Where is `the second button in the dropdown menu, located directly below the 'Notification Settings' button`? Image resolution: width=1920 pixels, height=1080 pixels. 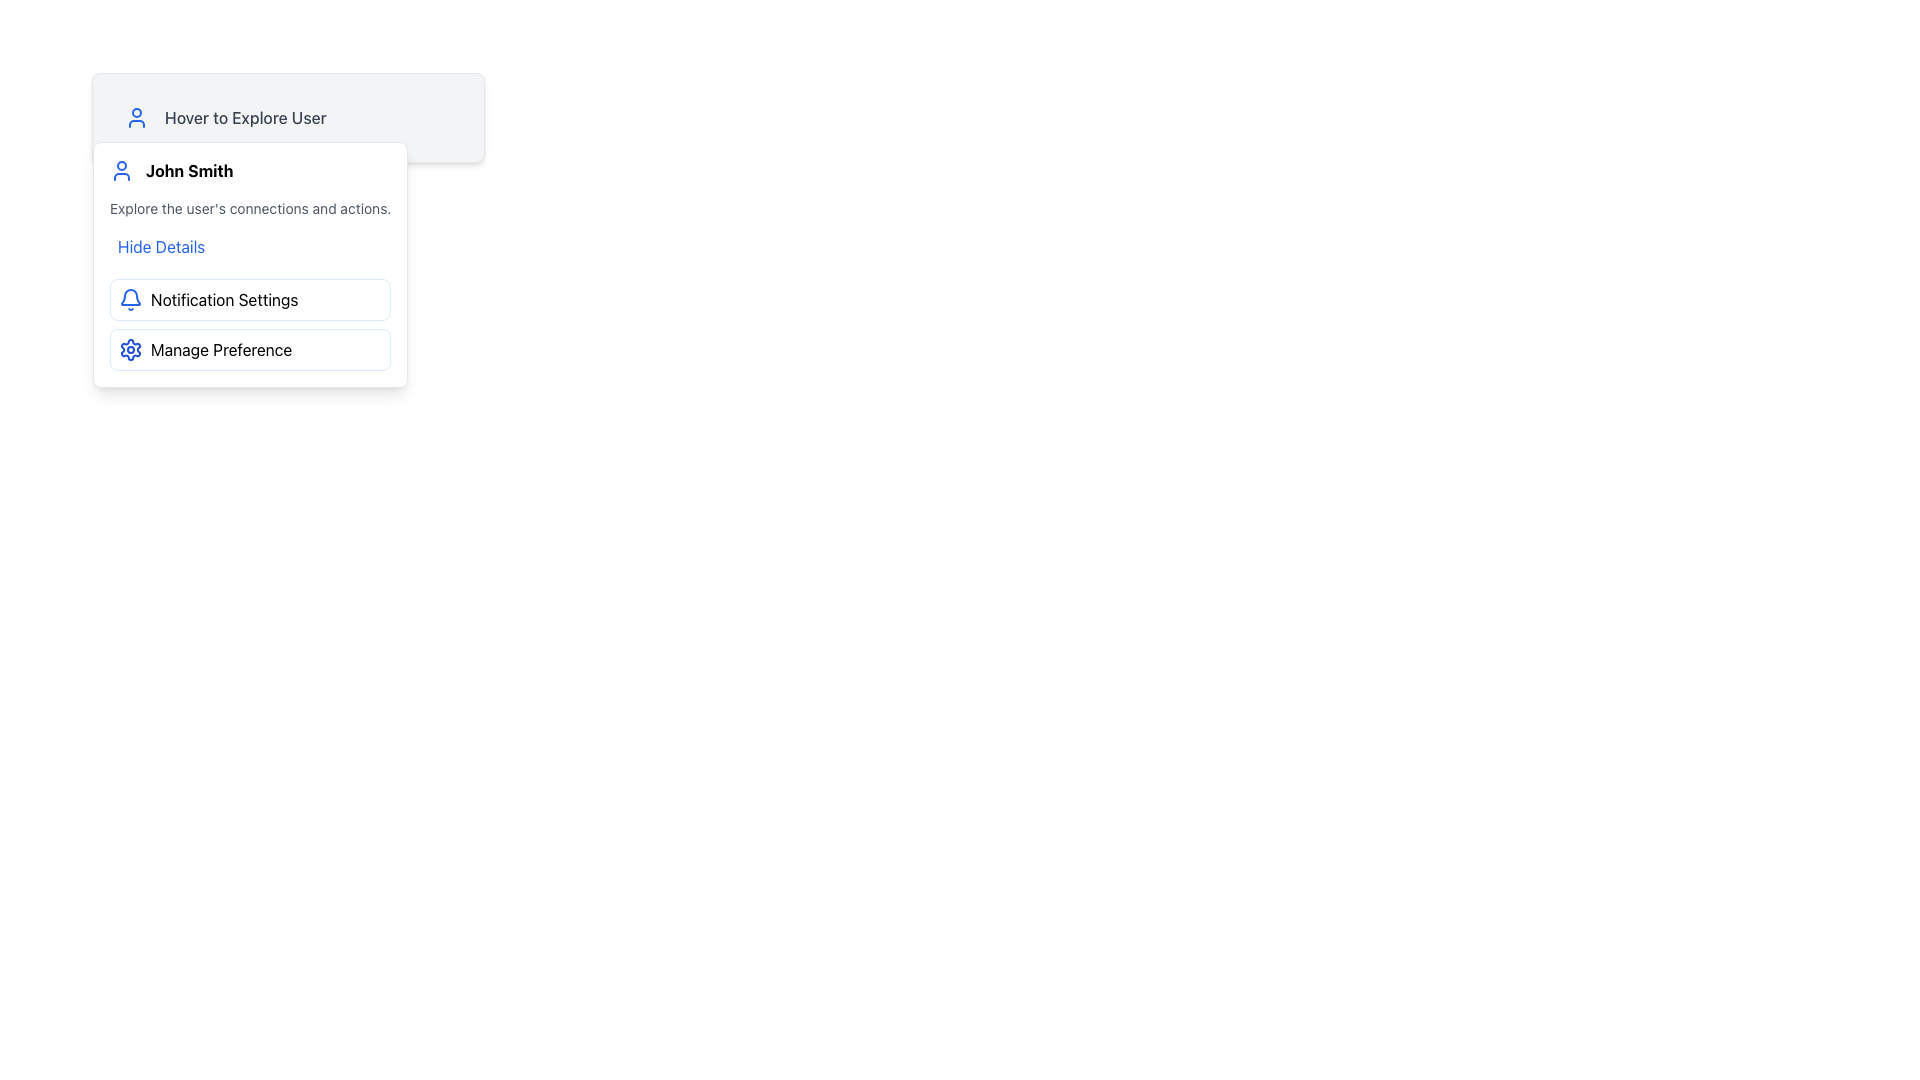 the second button in the dropdown menu, located directly below the 'Notification Settings' button is located at coordinates (249, 349).